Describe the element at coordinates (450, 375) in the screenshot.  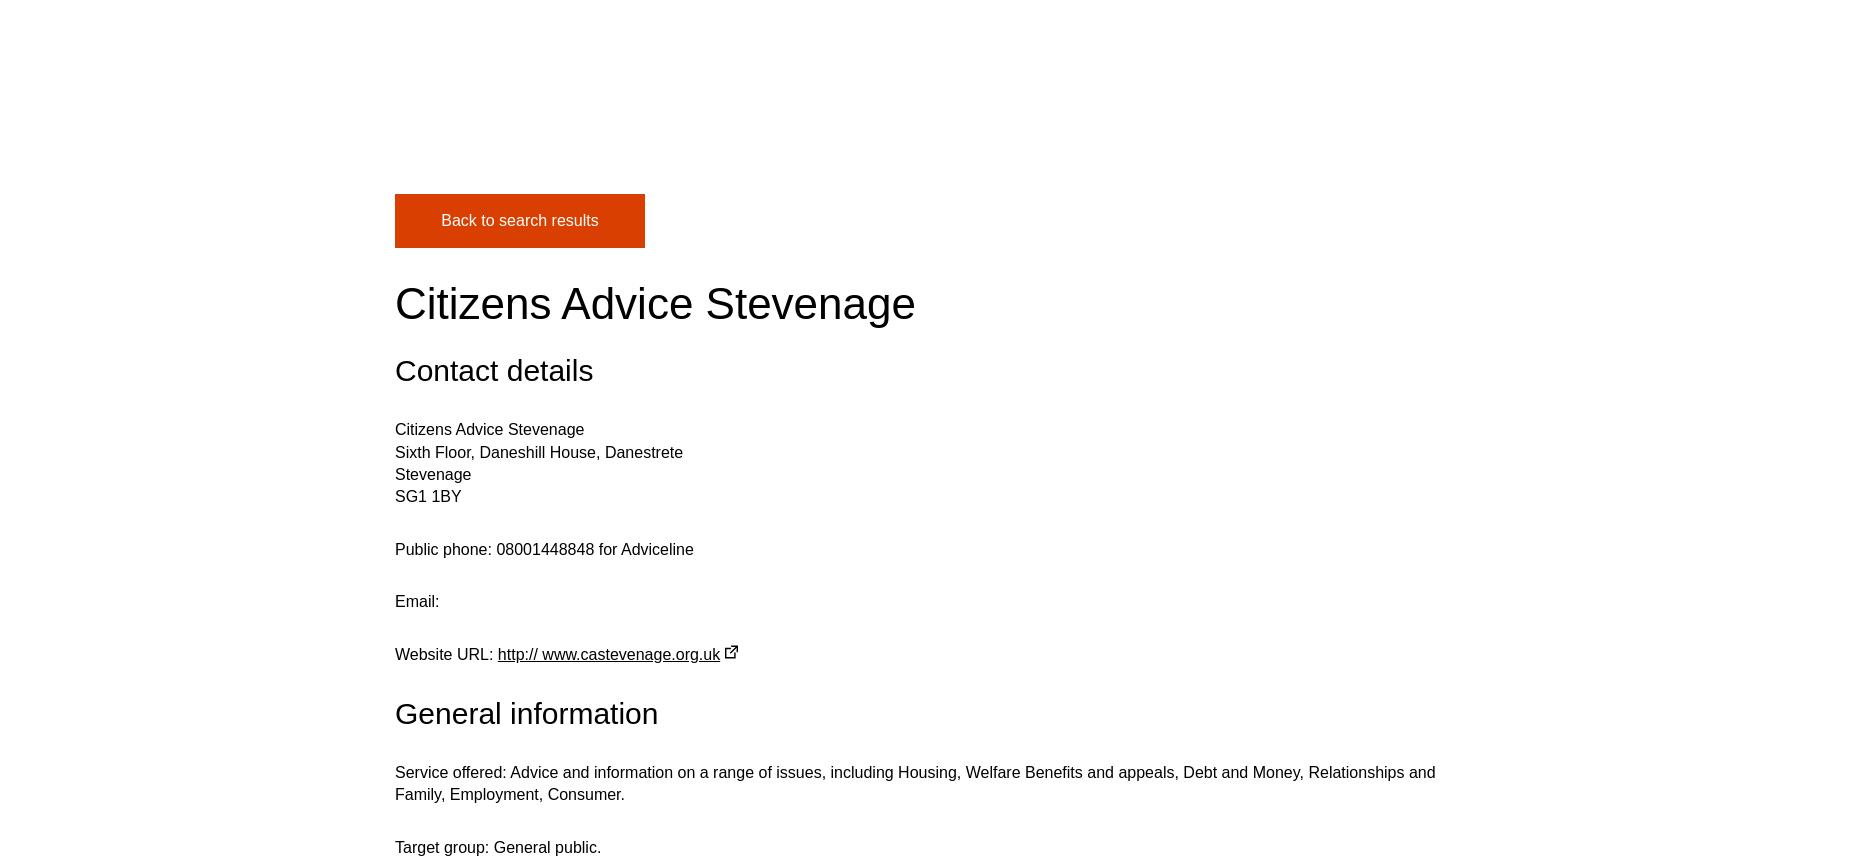
I see `'Charity number:'` at that location.